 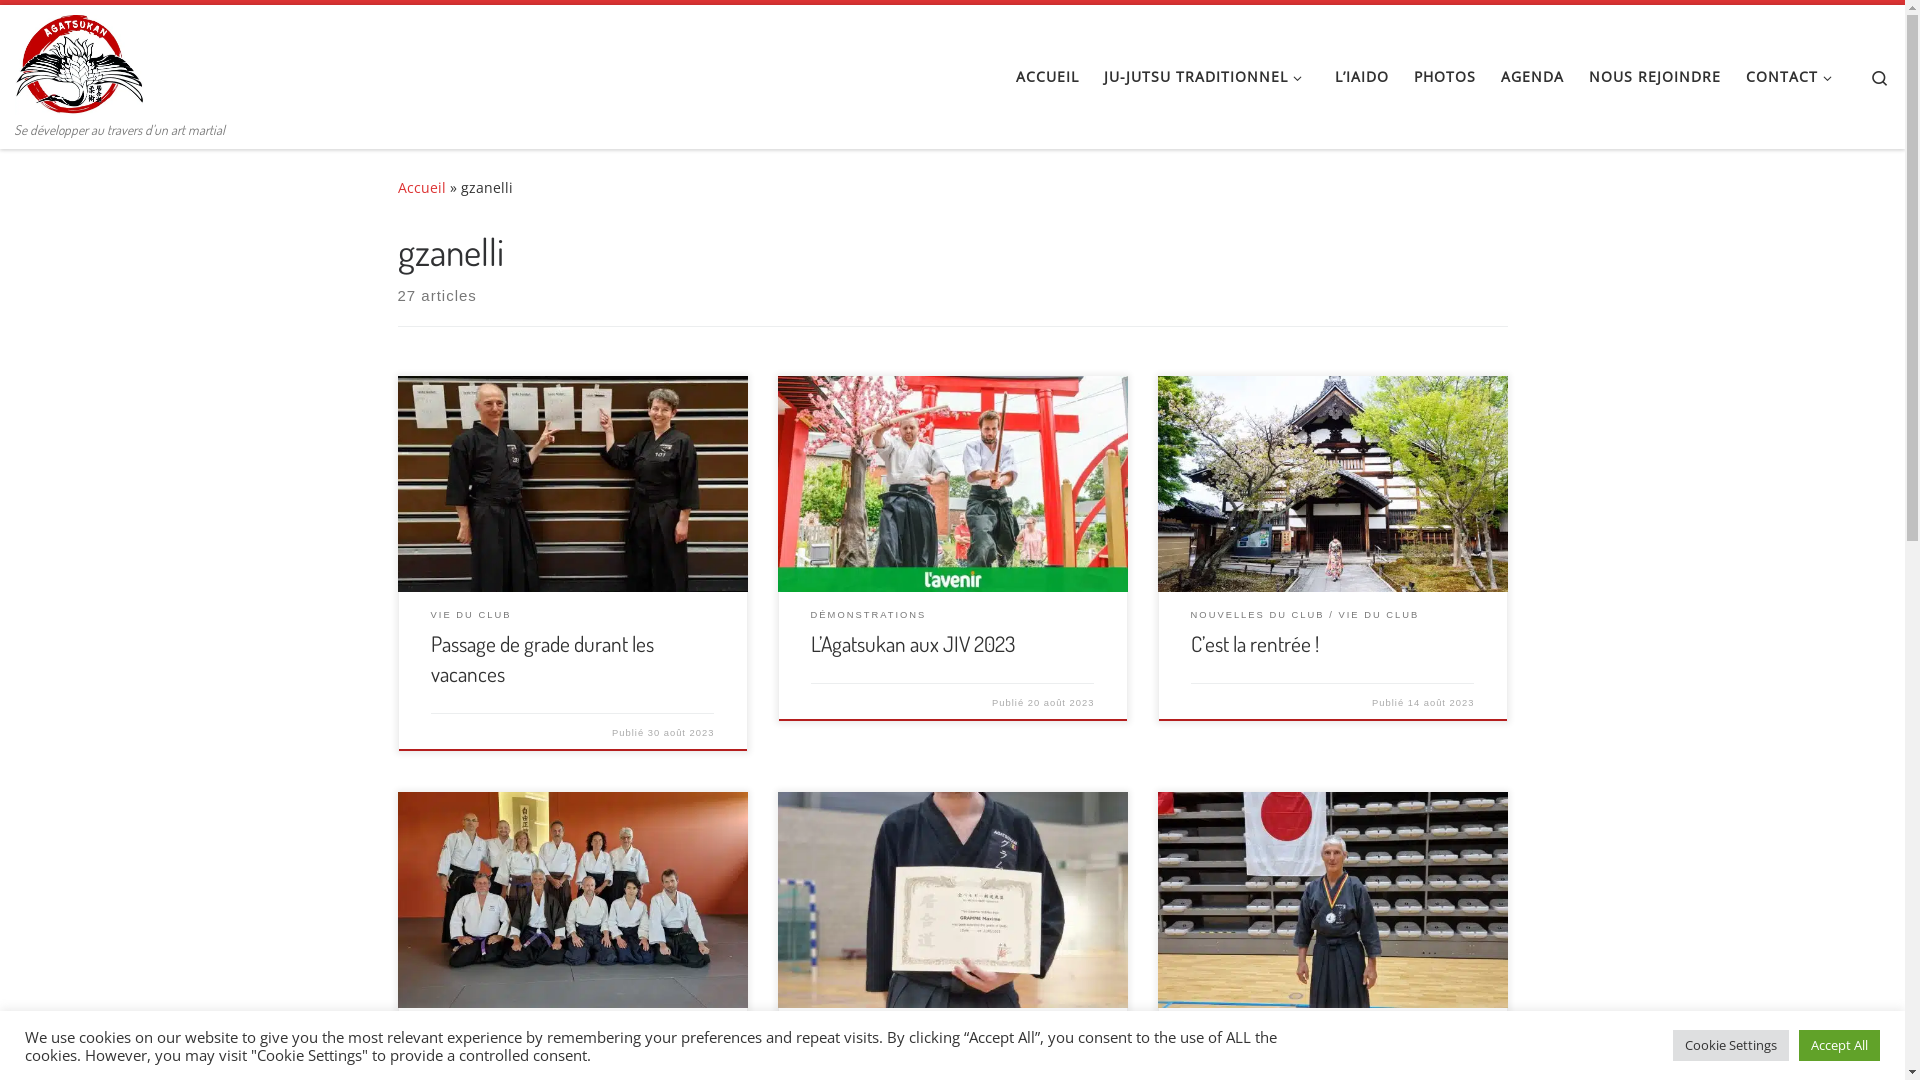 I want to click on 'Accept All', so click(x=1799, y=1044).